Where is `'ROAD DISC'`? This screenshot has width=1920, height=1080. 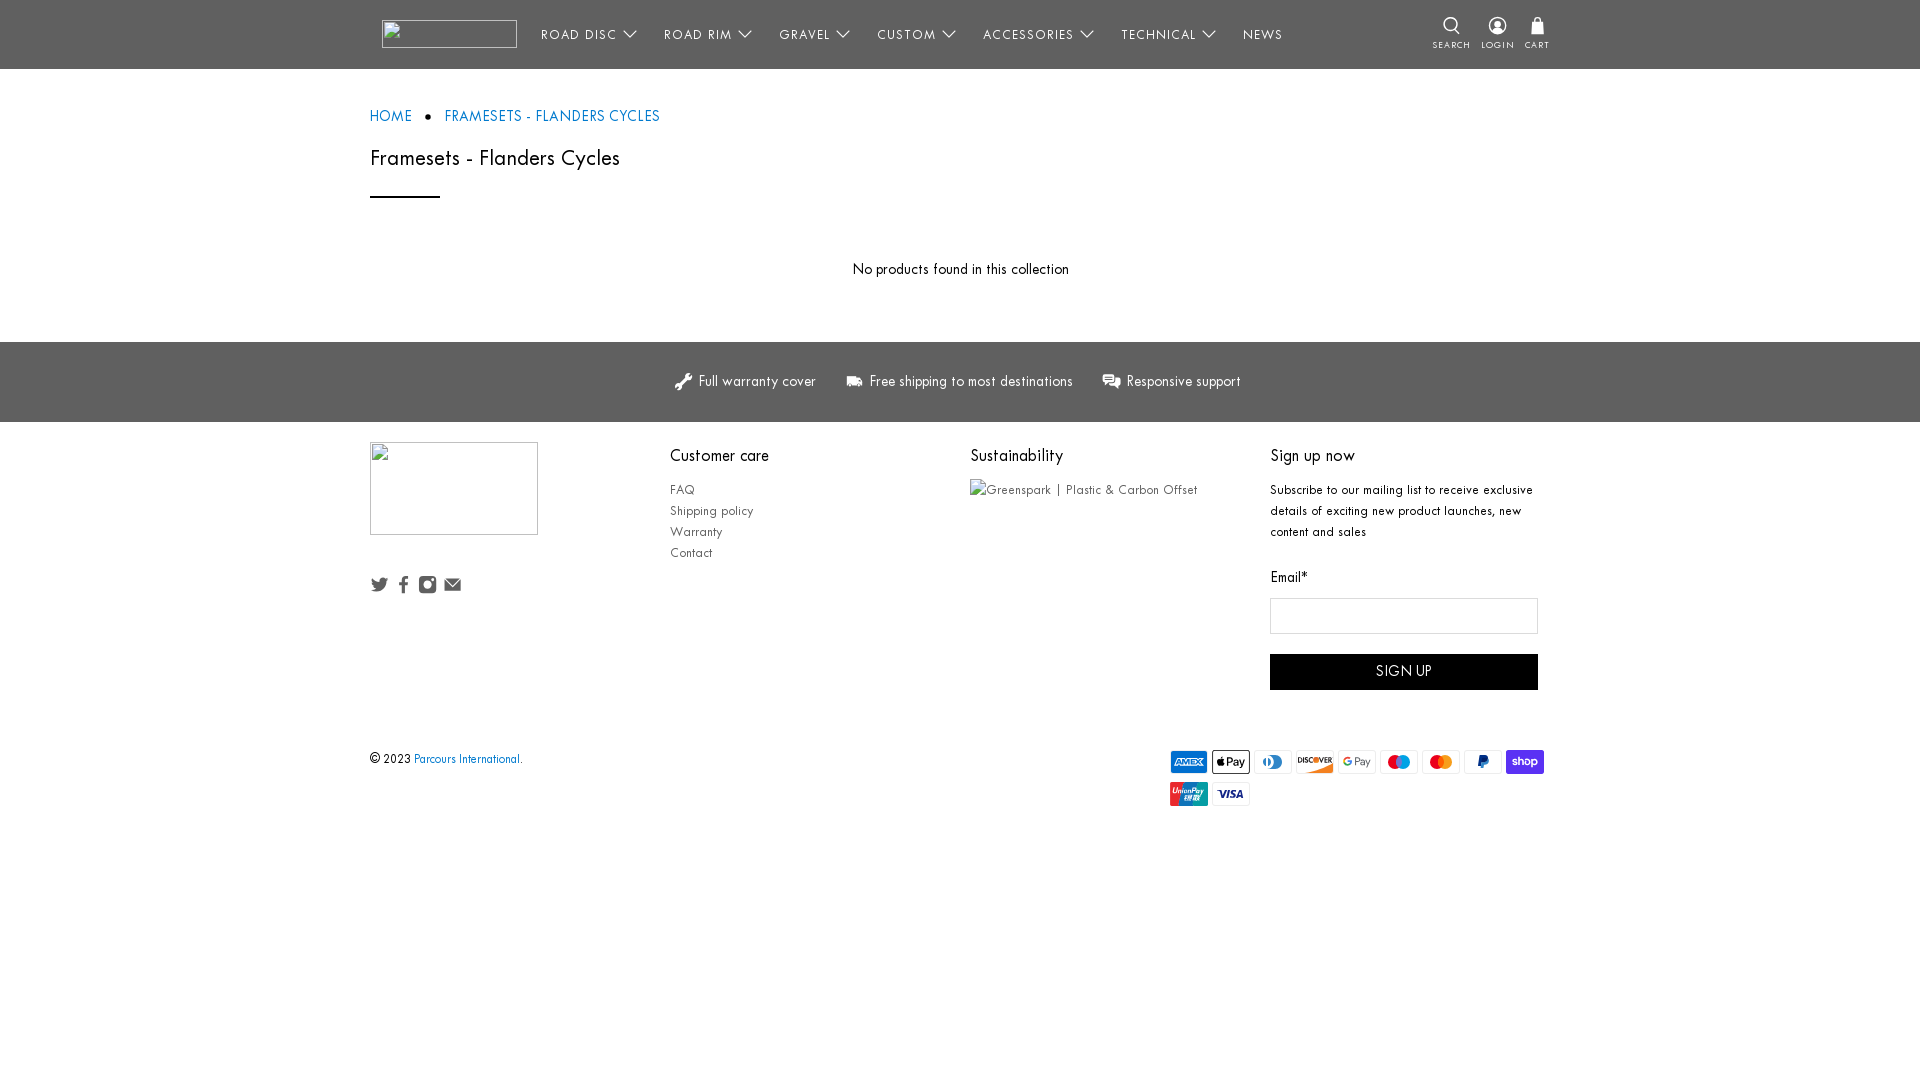 'ROAD DISC' is located at coordinates (589, 34).